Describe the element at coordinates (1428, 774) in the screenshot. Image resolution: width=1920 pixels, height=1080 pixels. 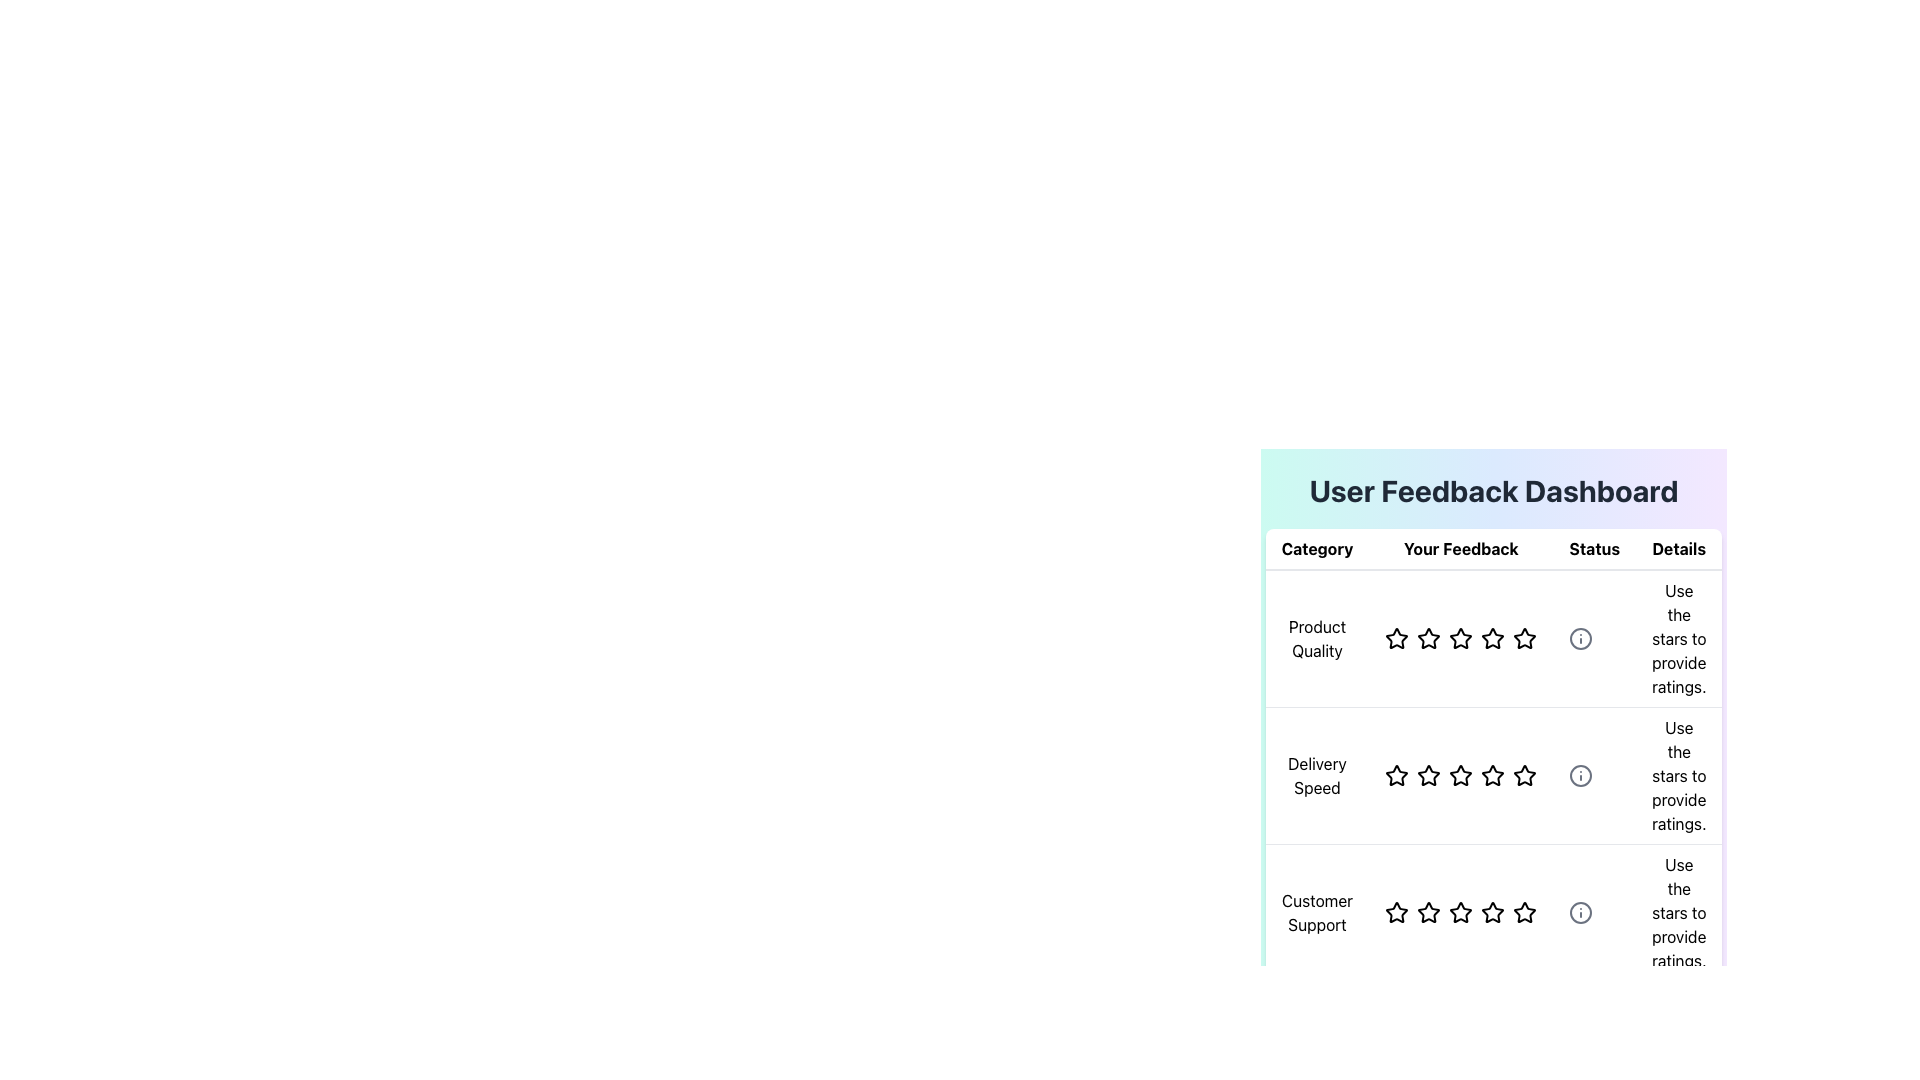
I see `the third star icon in the 'Your Feedback' column for 'Delivery Speed'` at that location.